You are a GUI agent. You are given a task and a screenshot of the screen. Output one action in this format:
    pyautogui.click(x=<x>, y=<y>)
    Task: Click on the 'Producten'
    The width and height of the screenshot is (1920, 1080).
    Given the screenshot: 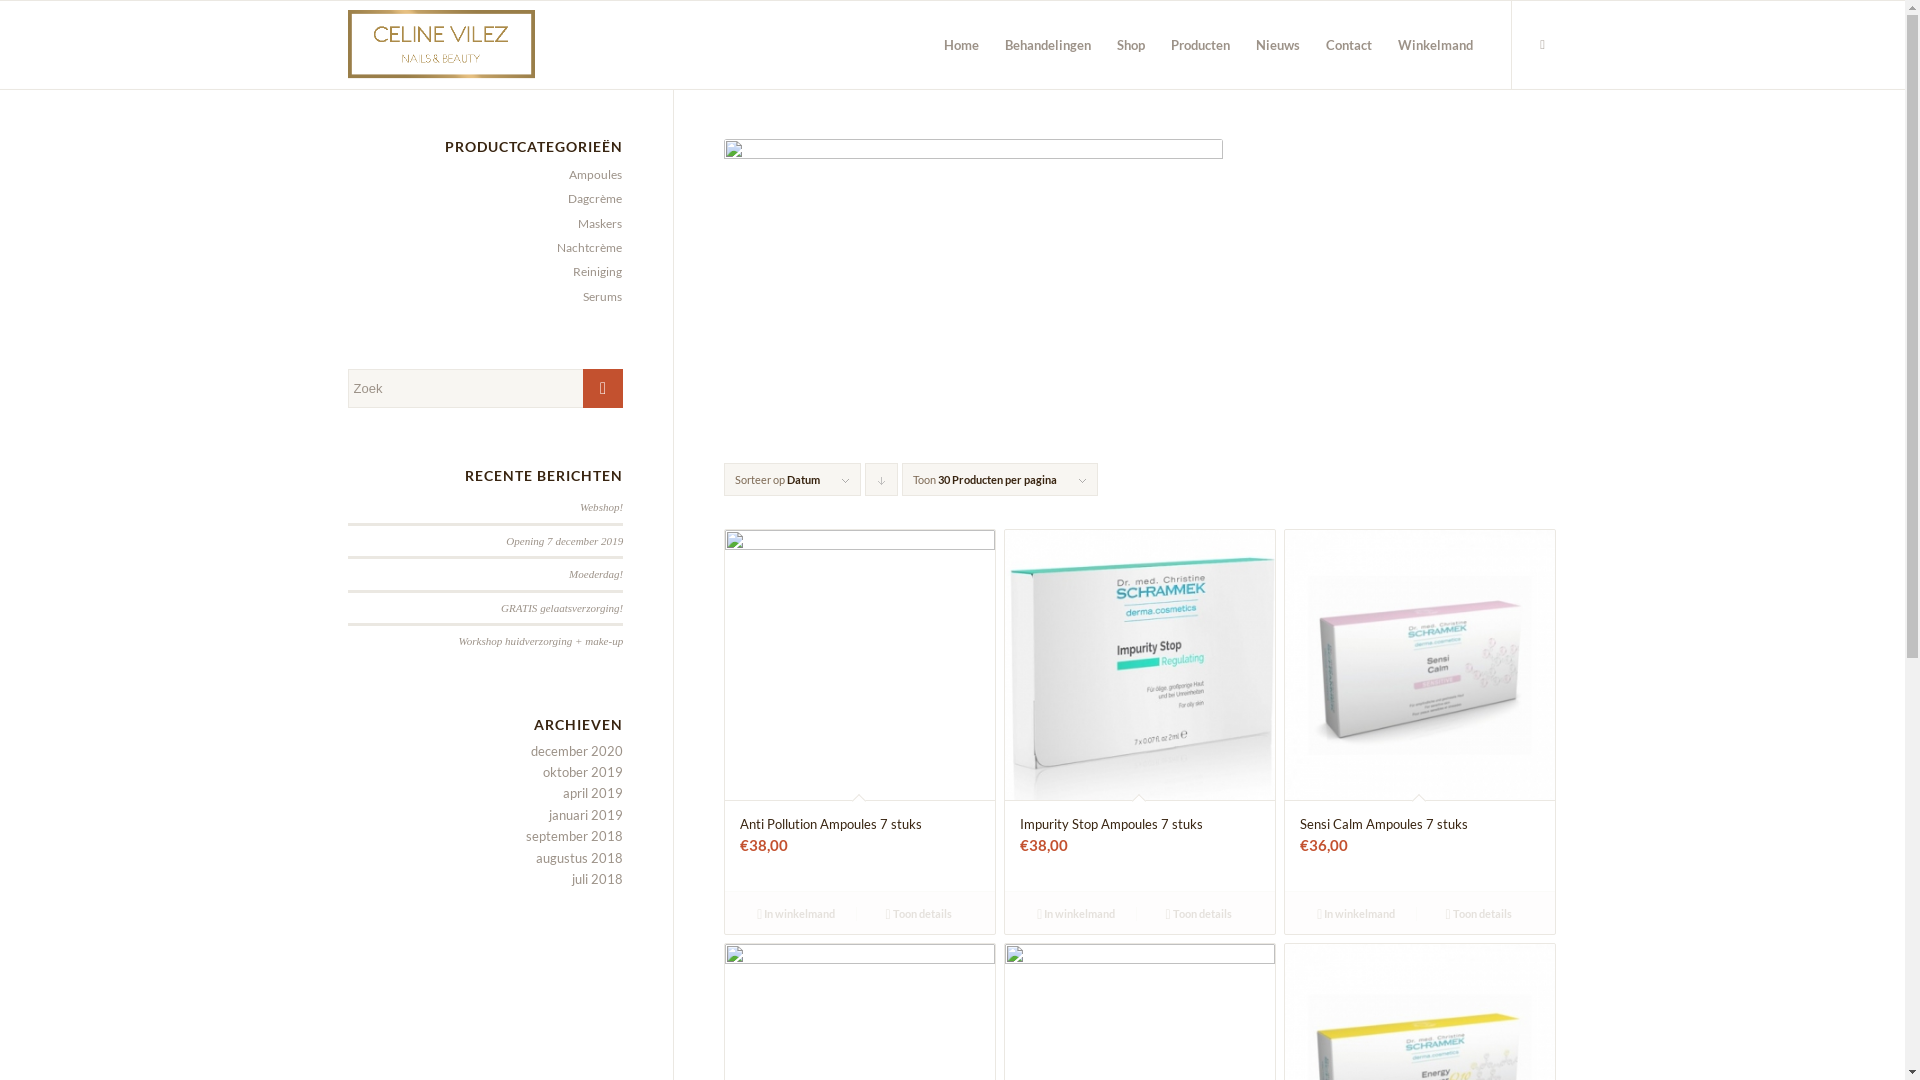 What is the action you would take?
    pyautogui.click(x=1200, y=45)
    